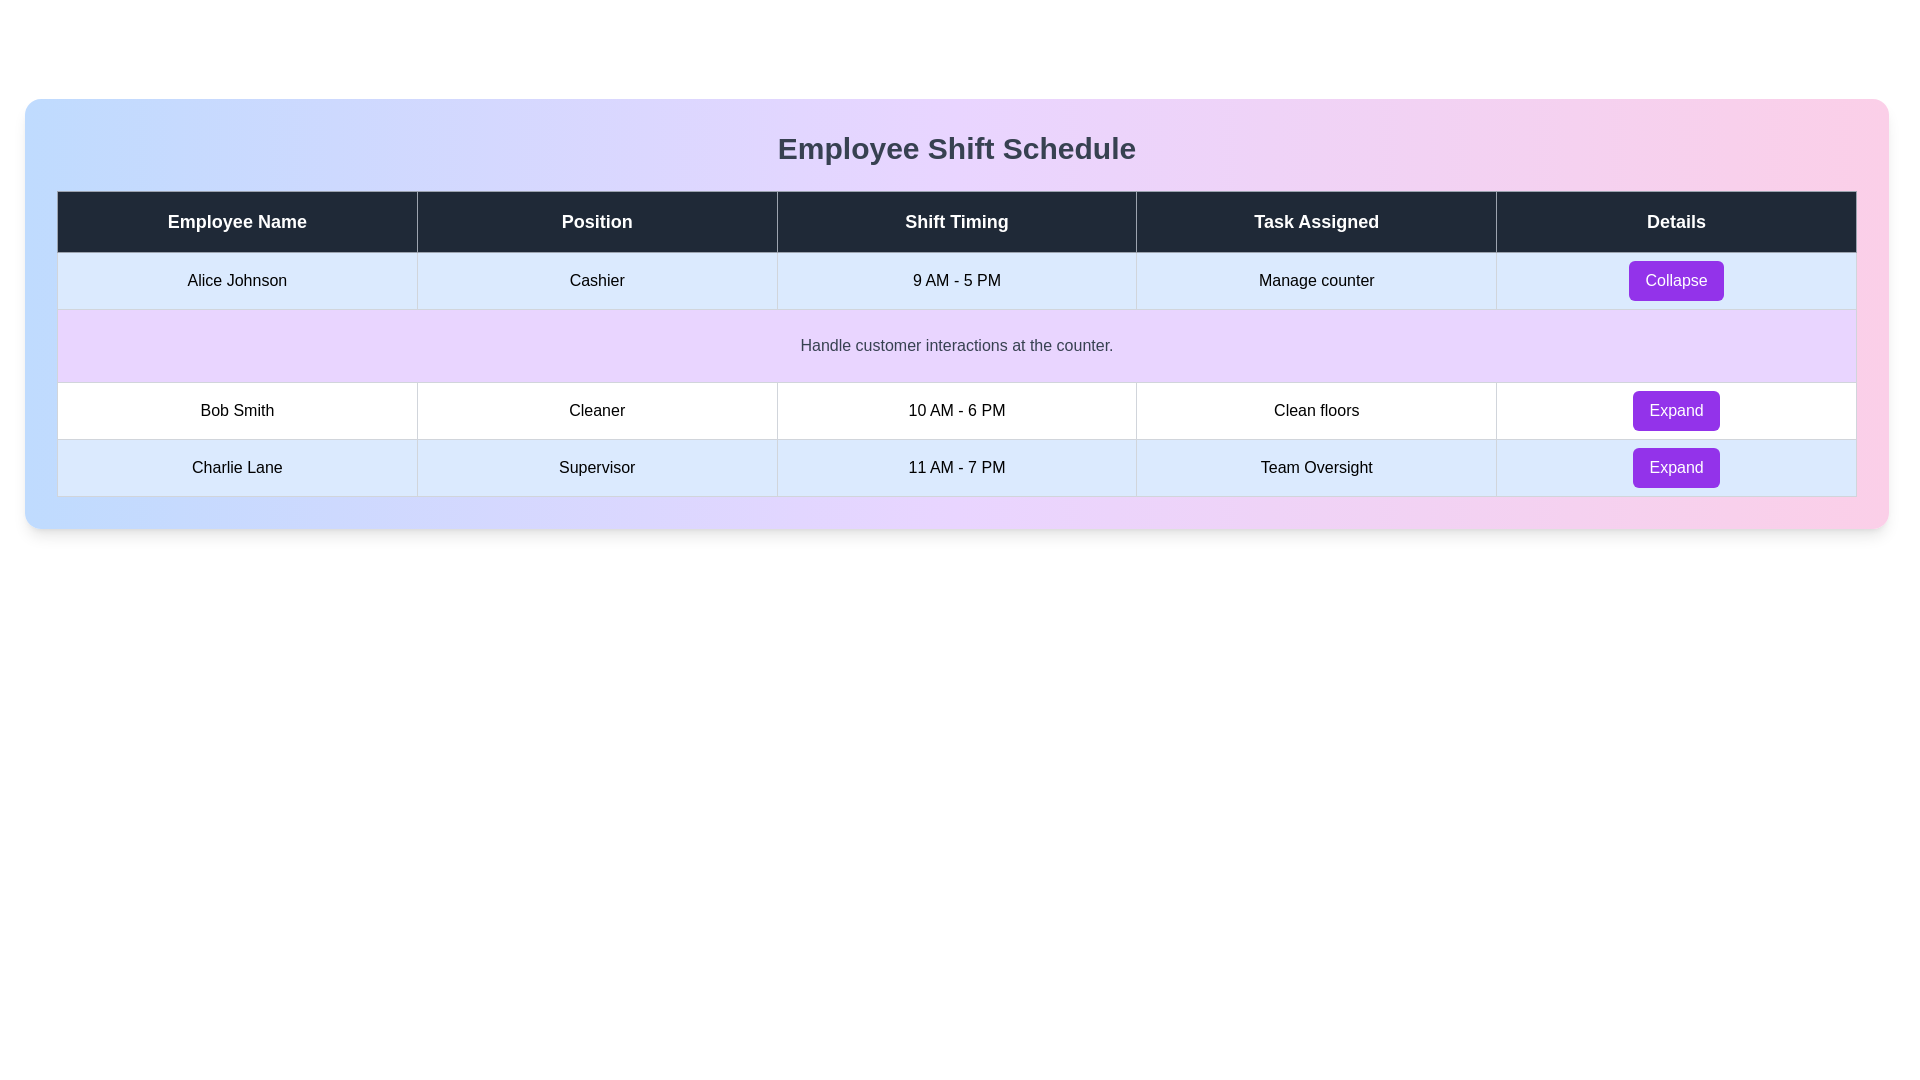  What do you see at coordinates (596, 410) in the screenshot?
I see `the 'Cleaner' text display field, which is a rectangular button-like entity with a white background and black text, located in the 'Position' column of the table interface` at bounding box center [596, 410].